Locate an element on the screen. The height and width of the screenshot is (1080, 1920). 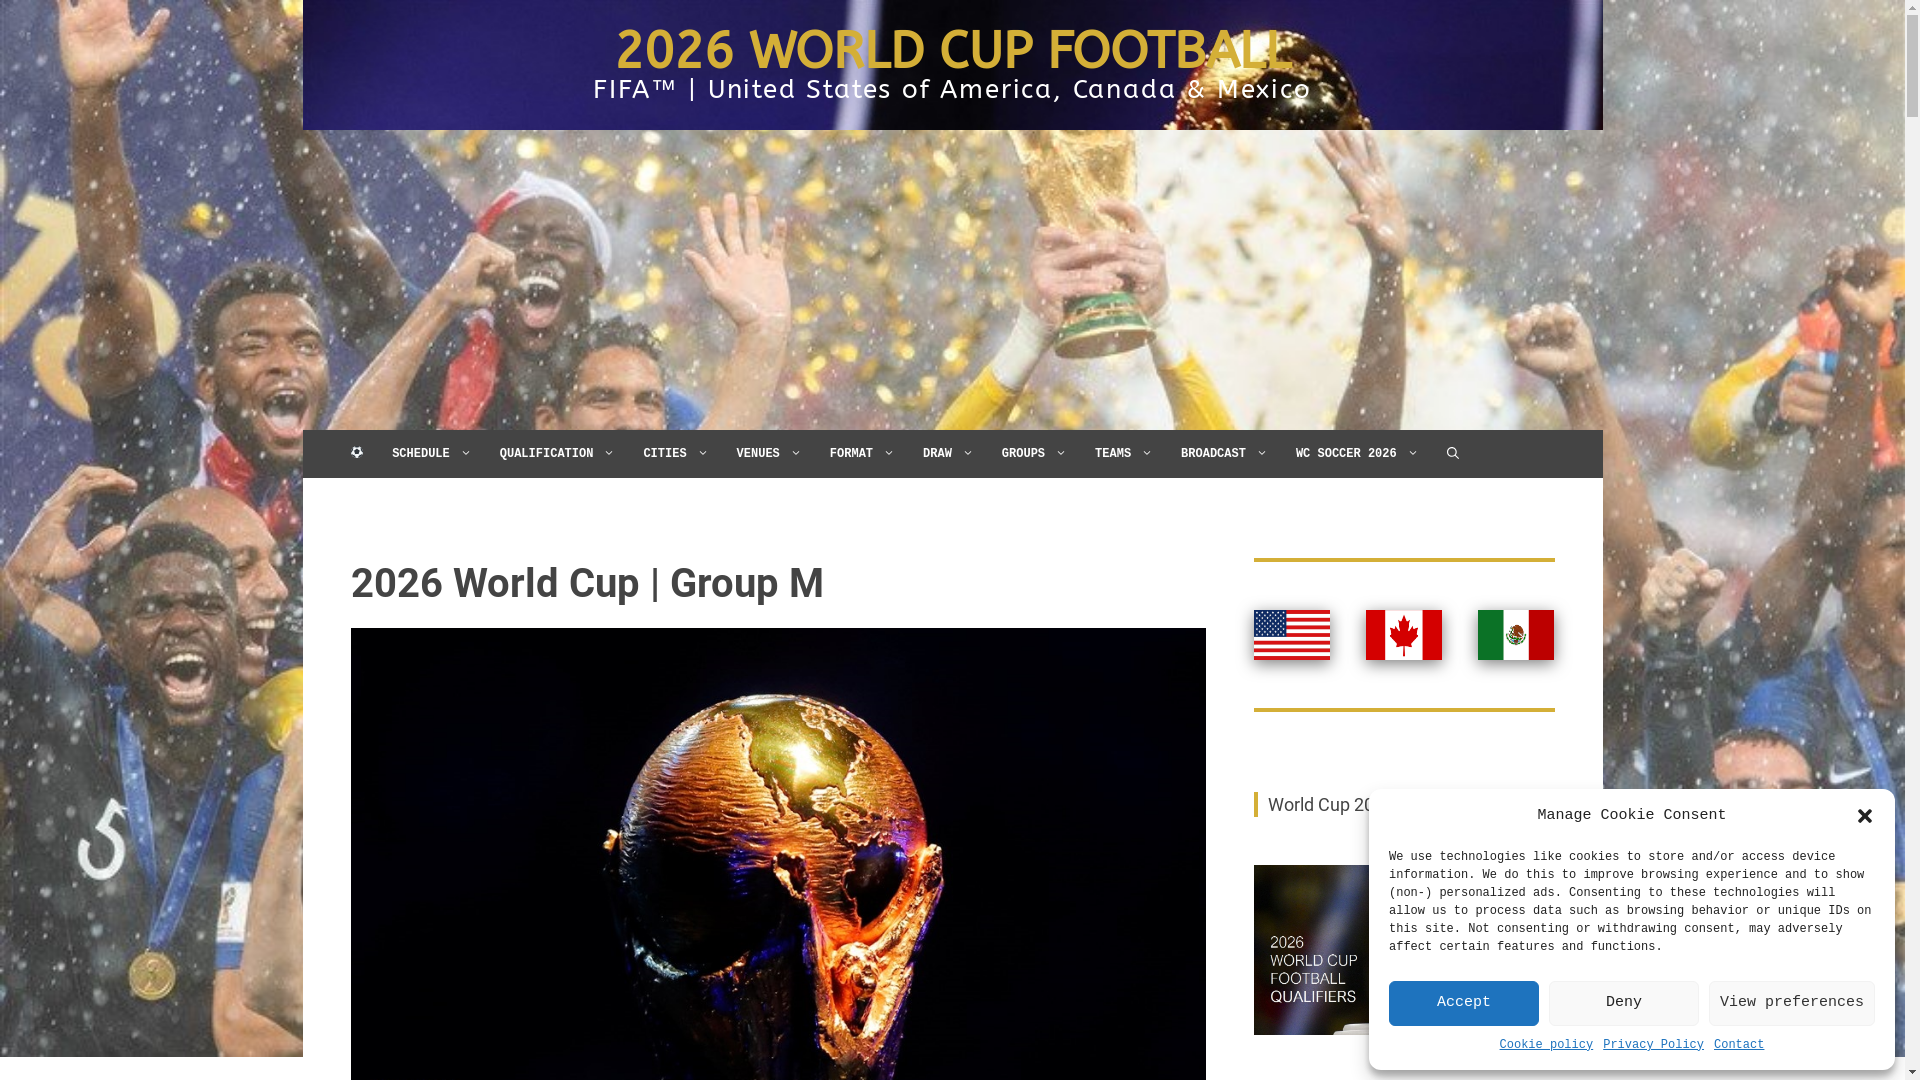
'Deny' is located at coordinates (1623, 1003).